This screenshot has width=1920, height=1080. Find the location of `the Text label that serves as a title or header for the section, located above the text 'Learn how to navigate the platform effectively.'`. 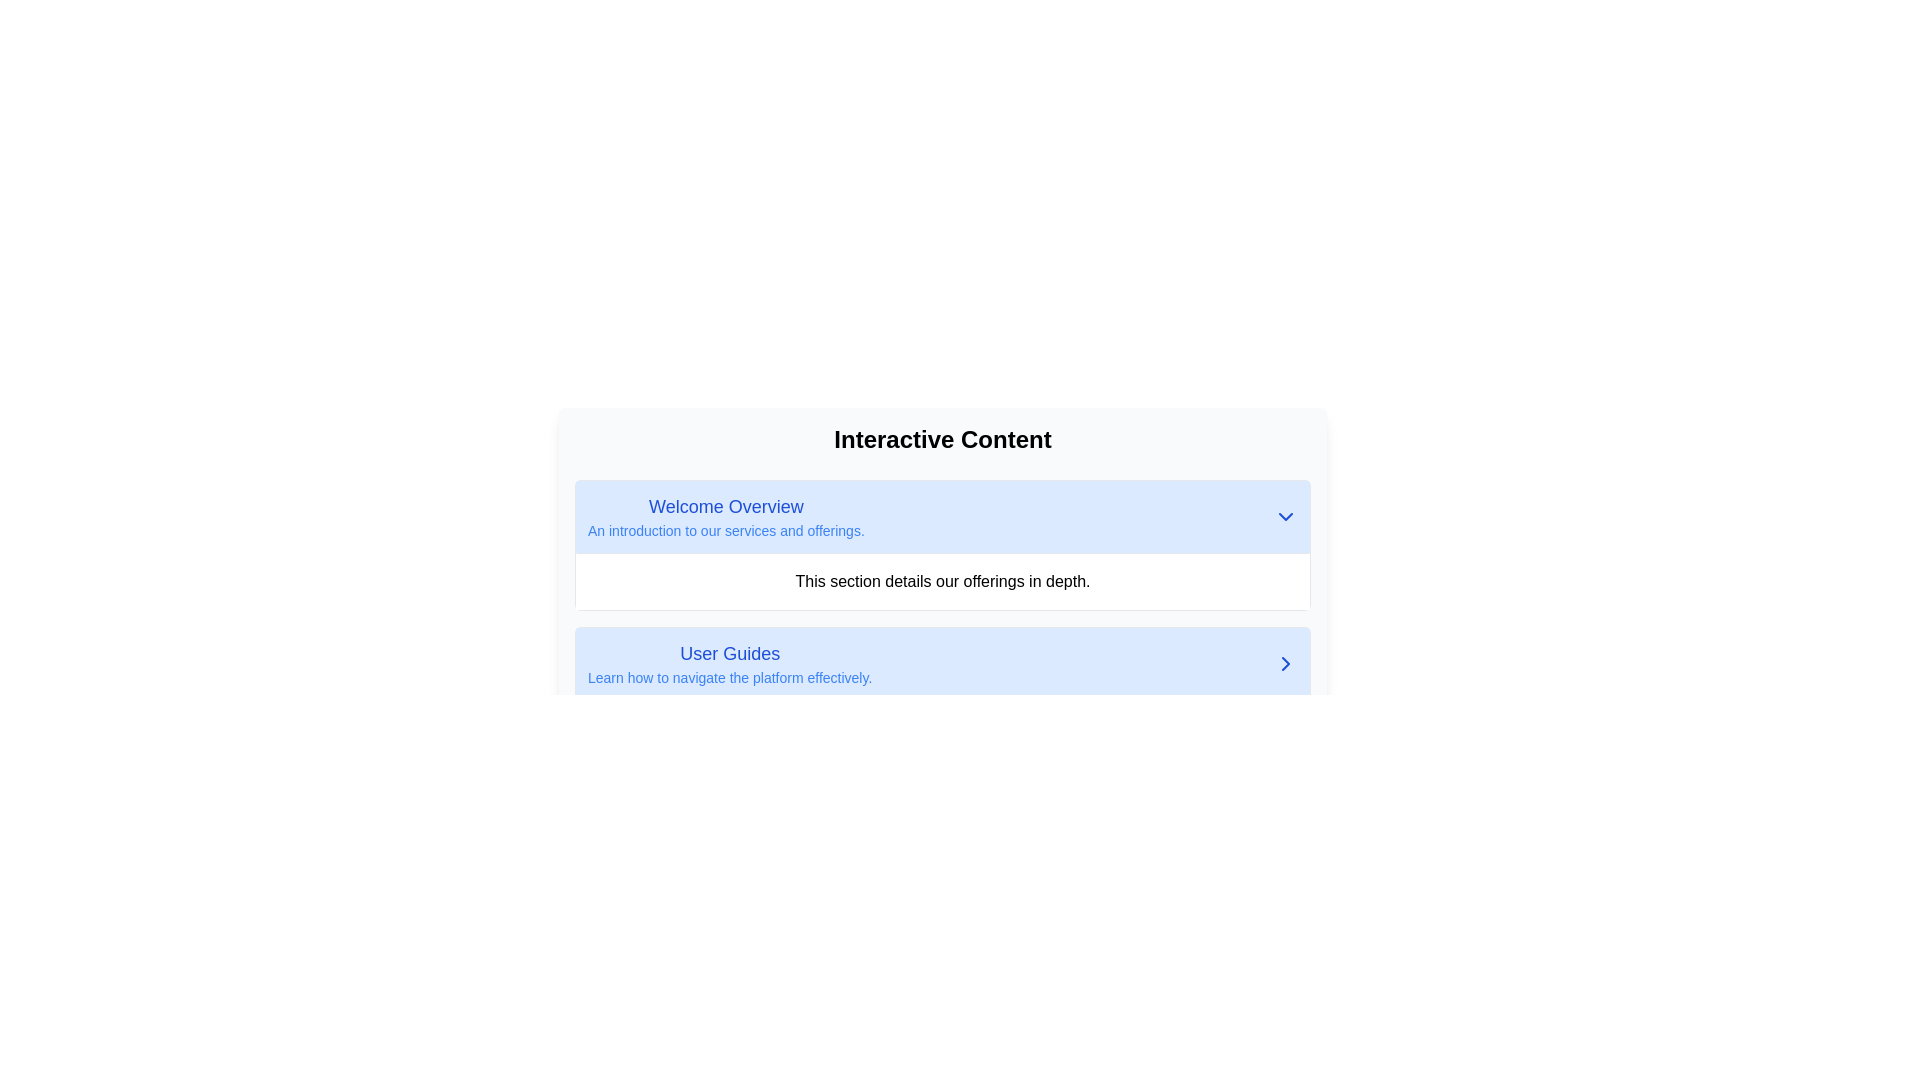

the Text label that serves as a title or header for the section, located above the text 'Learn how to navigate the platform effectively.' is located at coordinates (729, 654).